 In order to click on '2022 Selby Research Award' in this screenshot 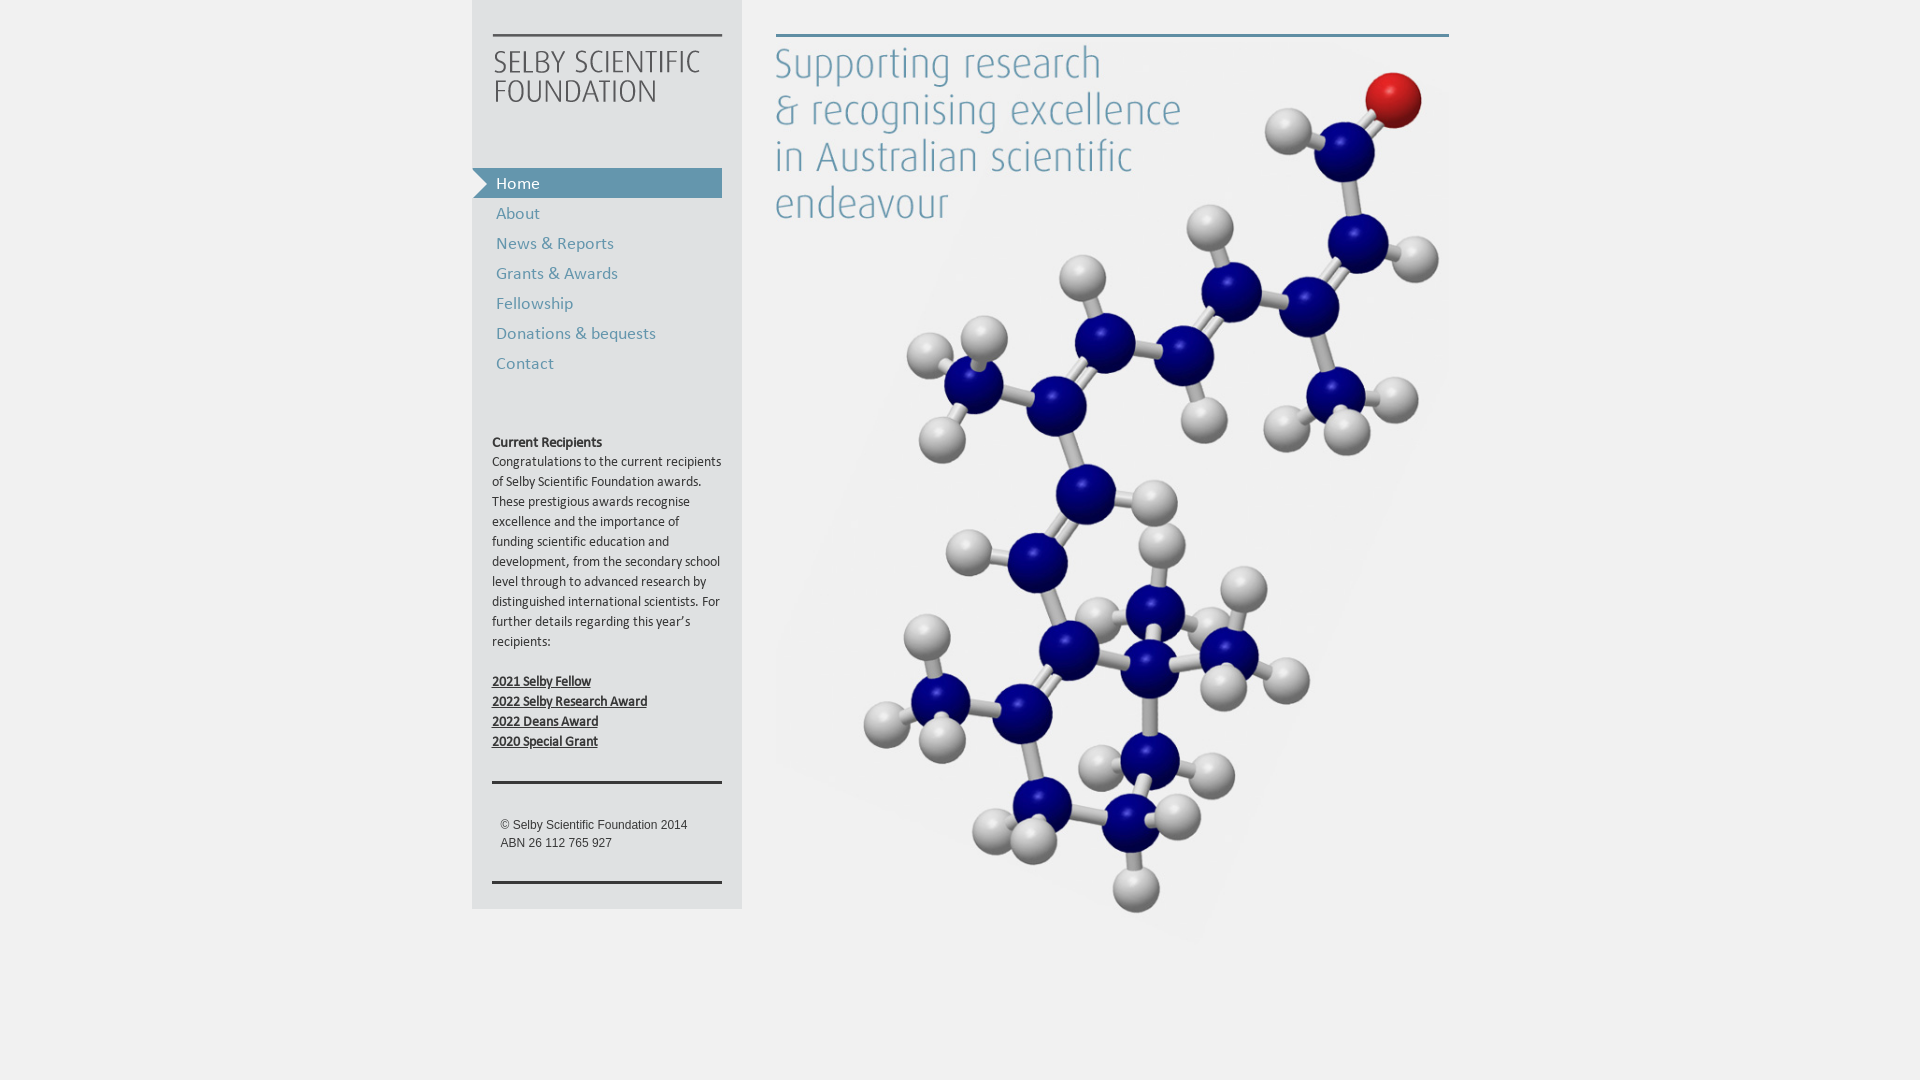, I will do `click(605, 701)`.